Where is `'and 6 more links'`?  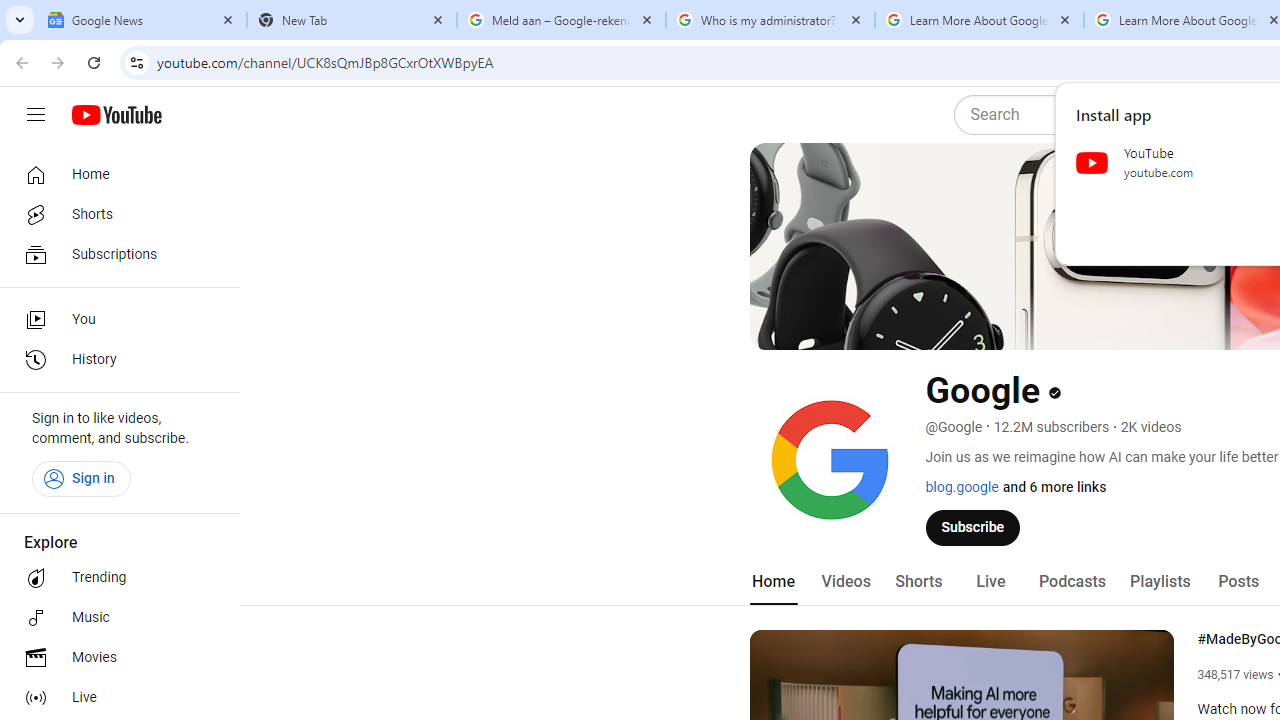 'and 6 more links' is located at coordinates (1053, 487).